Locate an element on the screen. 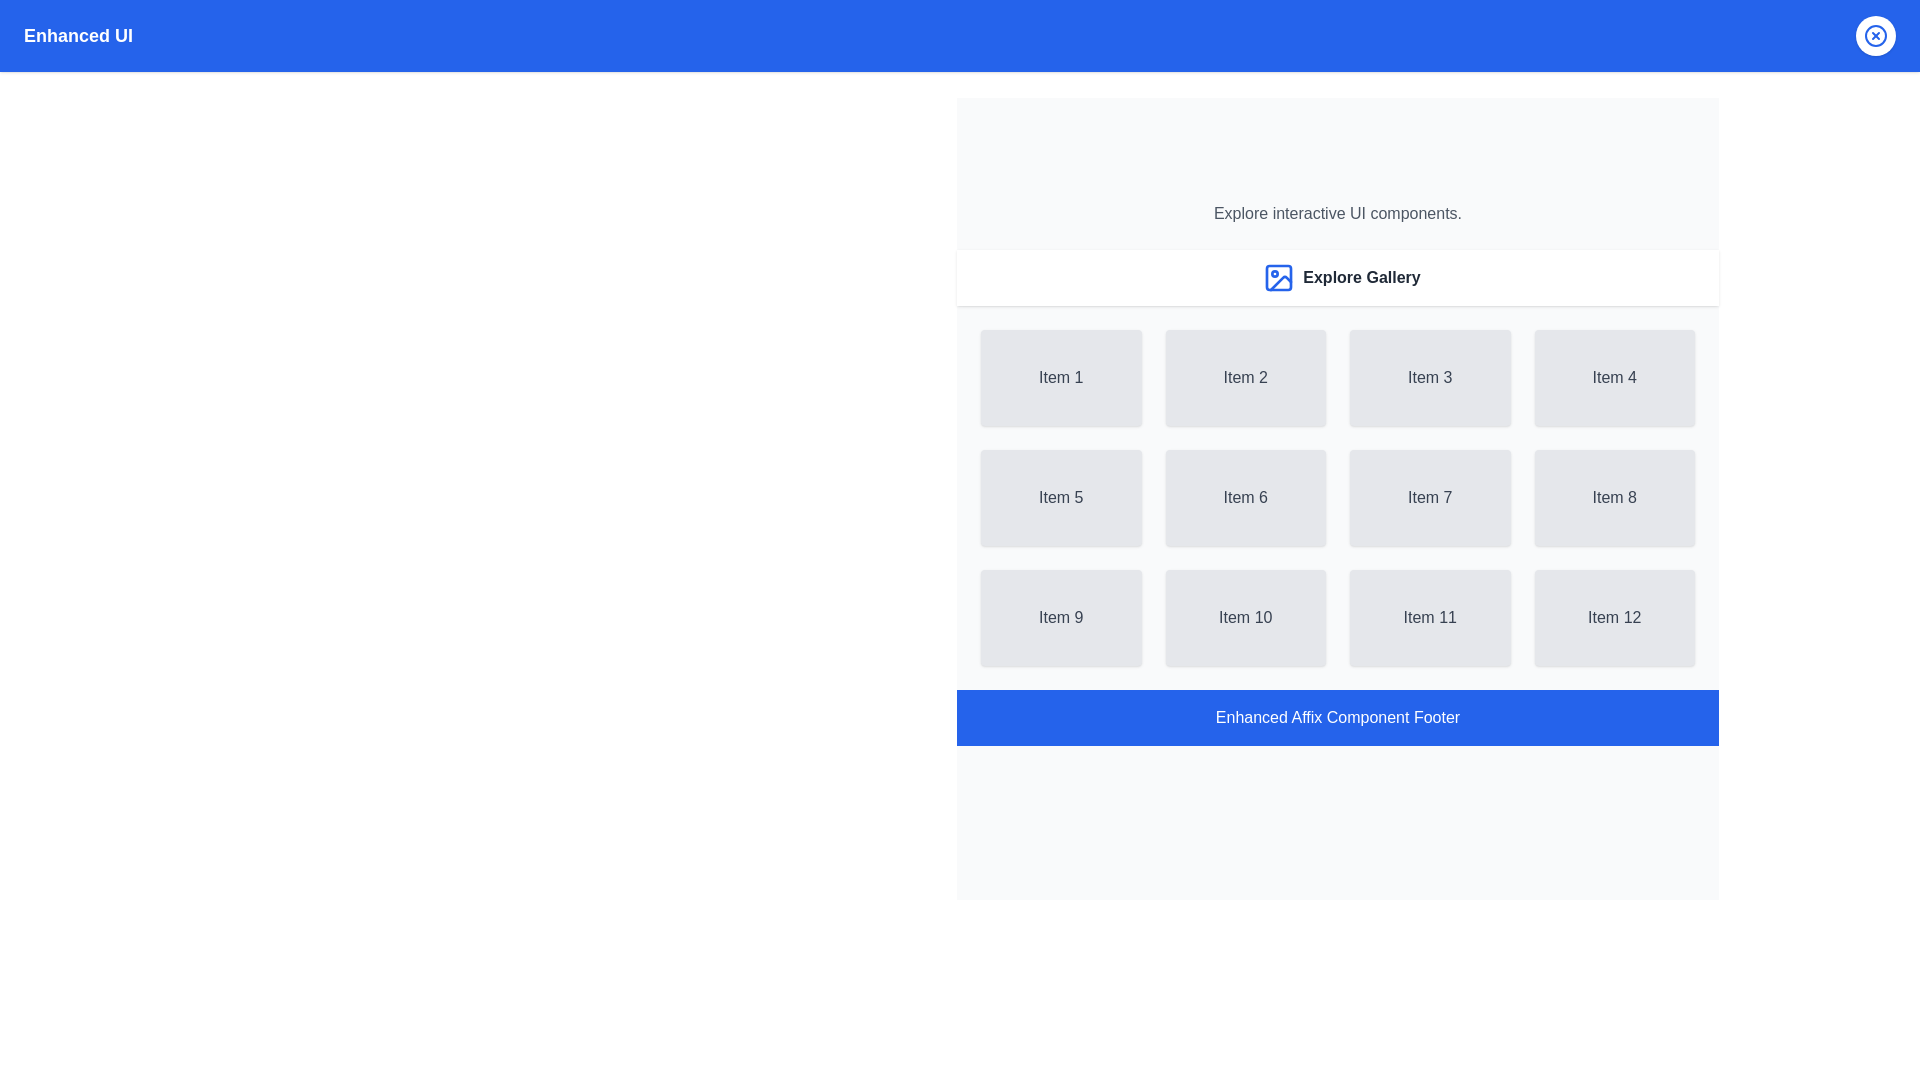 The image size is (1920, 1080). the title/header element at the top-left corner of the interface, which serves as the title or heading for the application or page is located at coordinates (78, 35).